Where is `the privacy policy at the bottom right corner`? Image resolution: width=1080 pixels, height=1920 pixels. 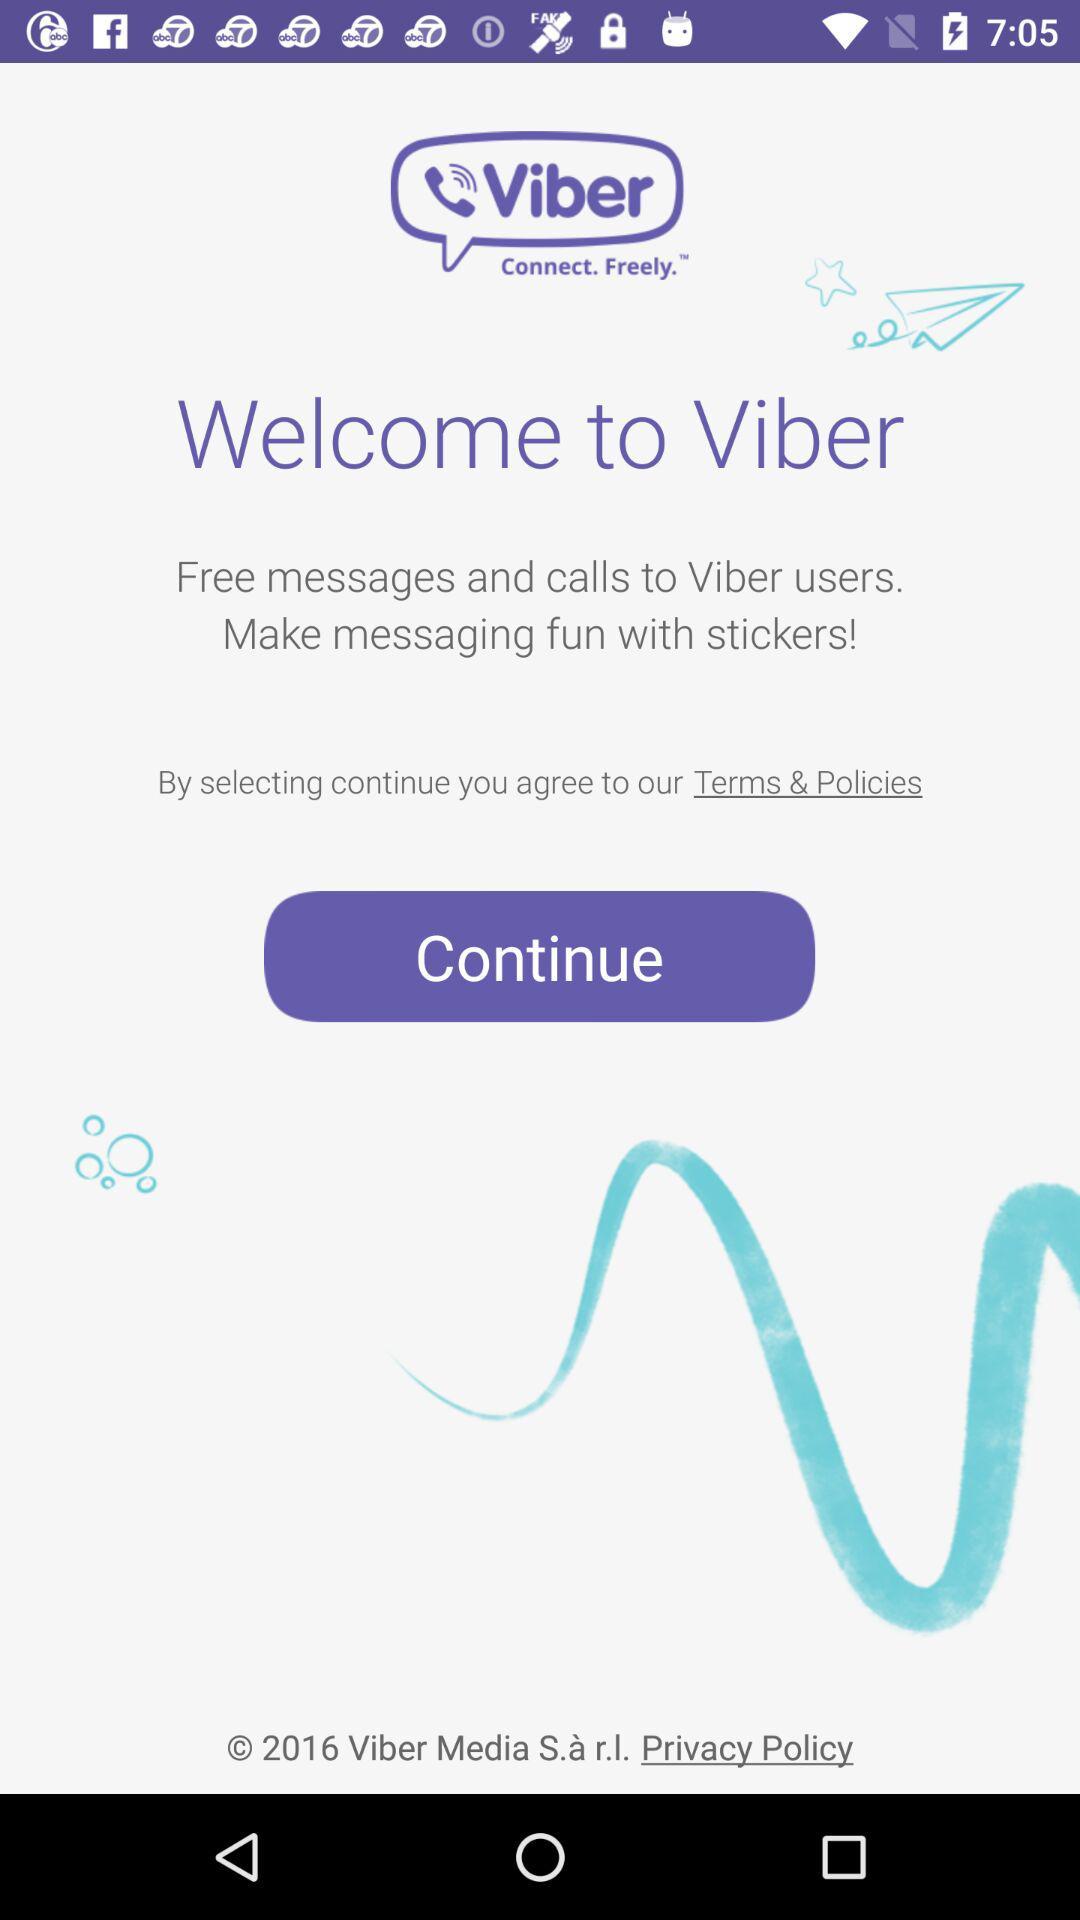
the privacy policy at the bottom right corner is located at coordinates (747, 1729).